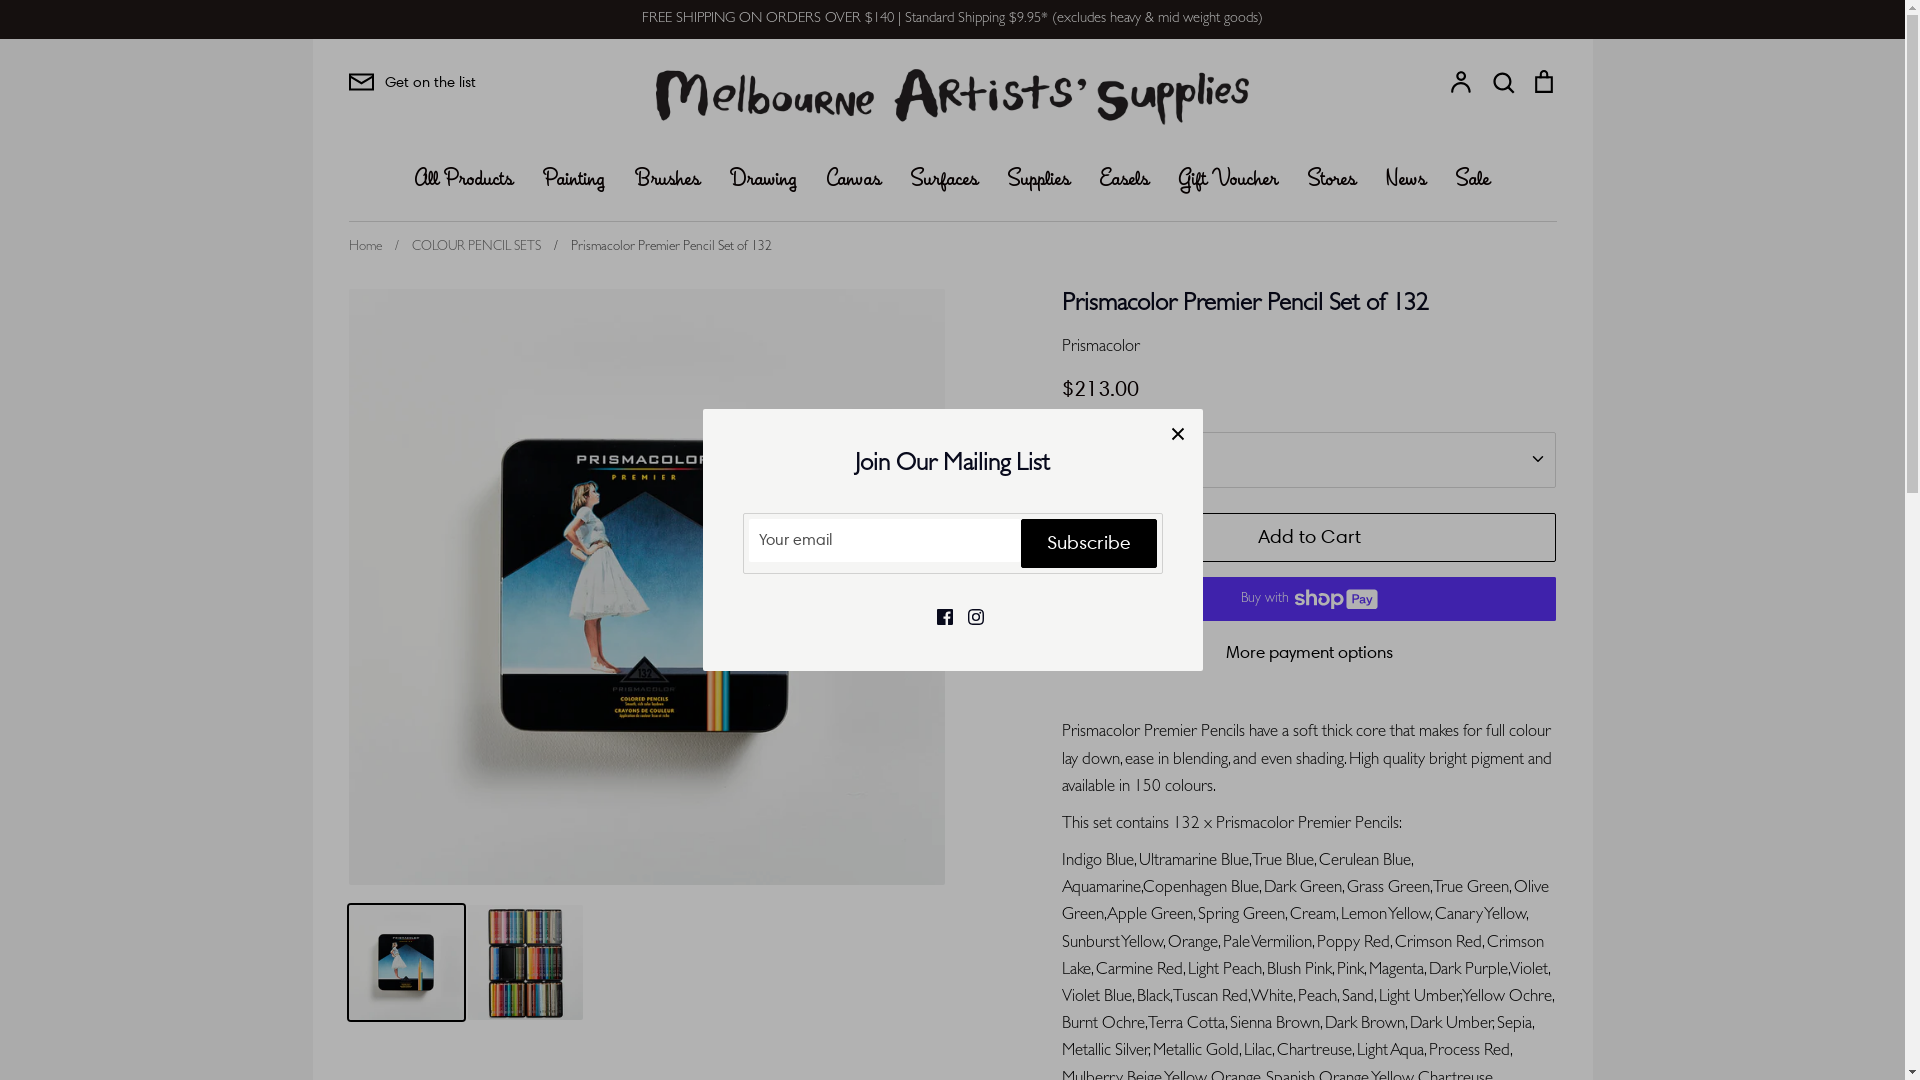 Image resolution: width=1920 pixels, height=1080 pixels. I want to click on '/ Prismacolor Premier Pencil Set of 132', so click(657, 246).